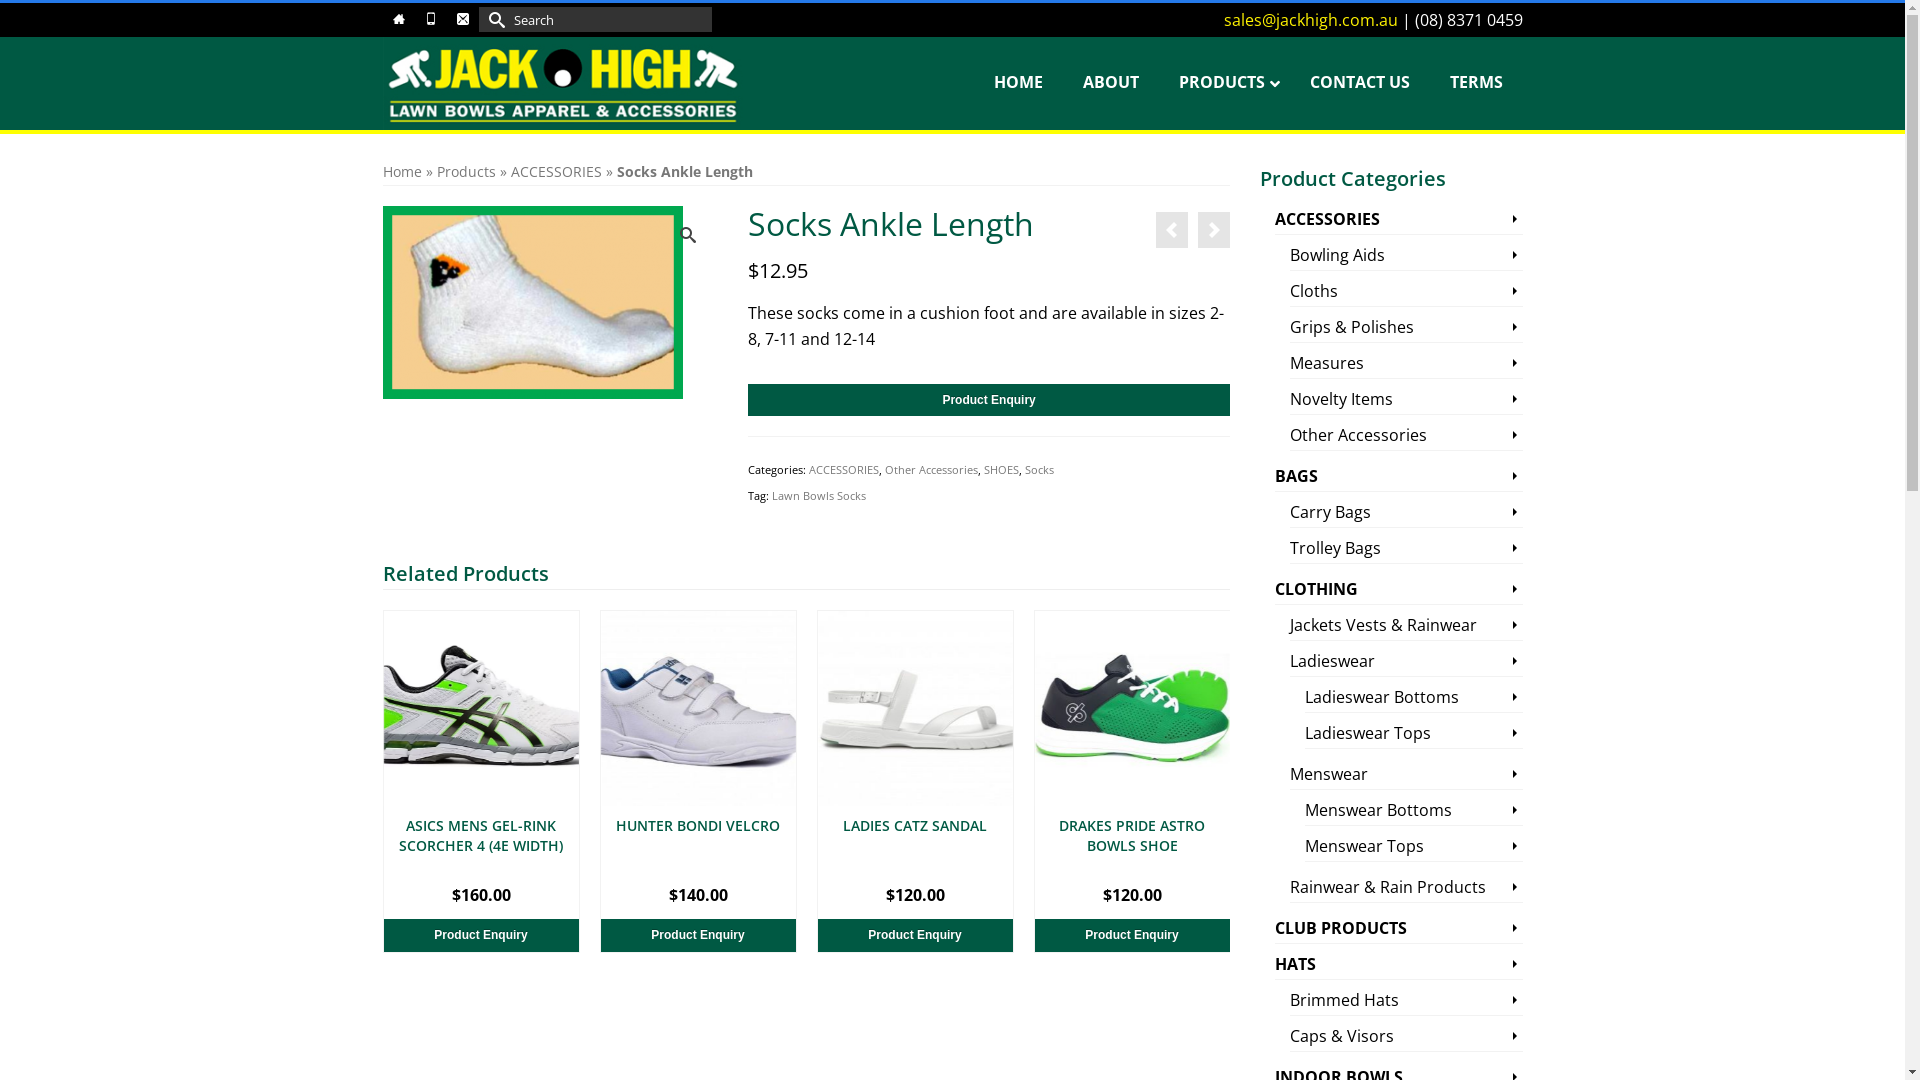 This screenshot has height=1080, width=1920. What do you see at coordinates (1405, 773) in the screenshot?
I see `'Menswear'` at bounding box center [1405, 773].